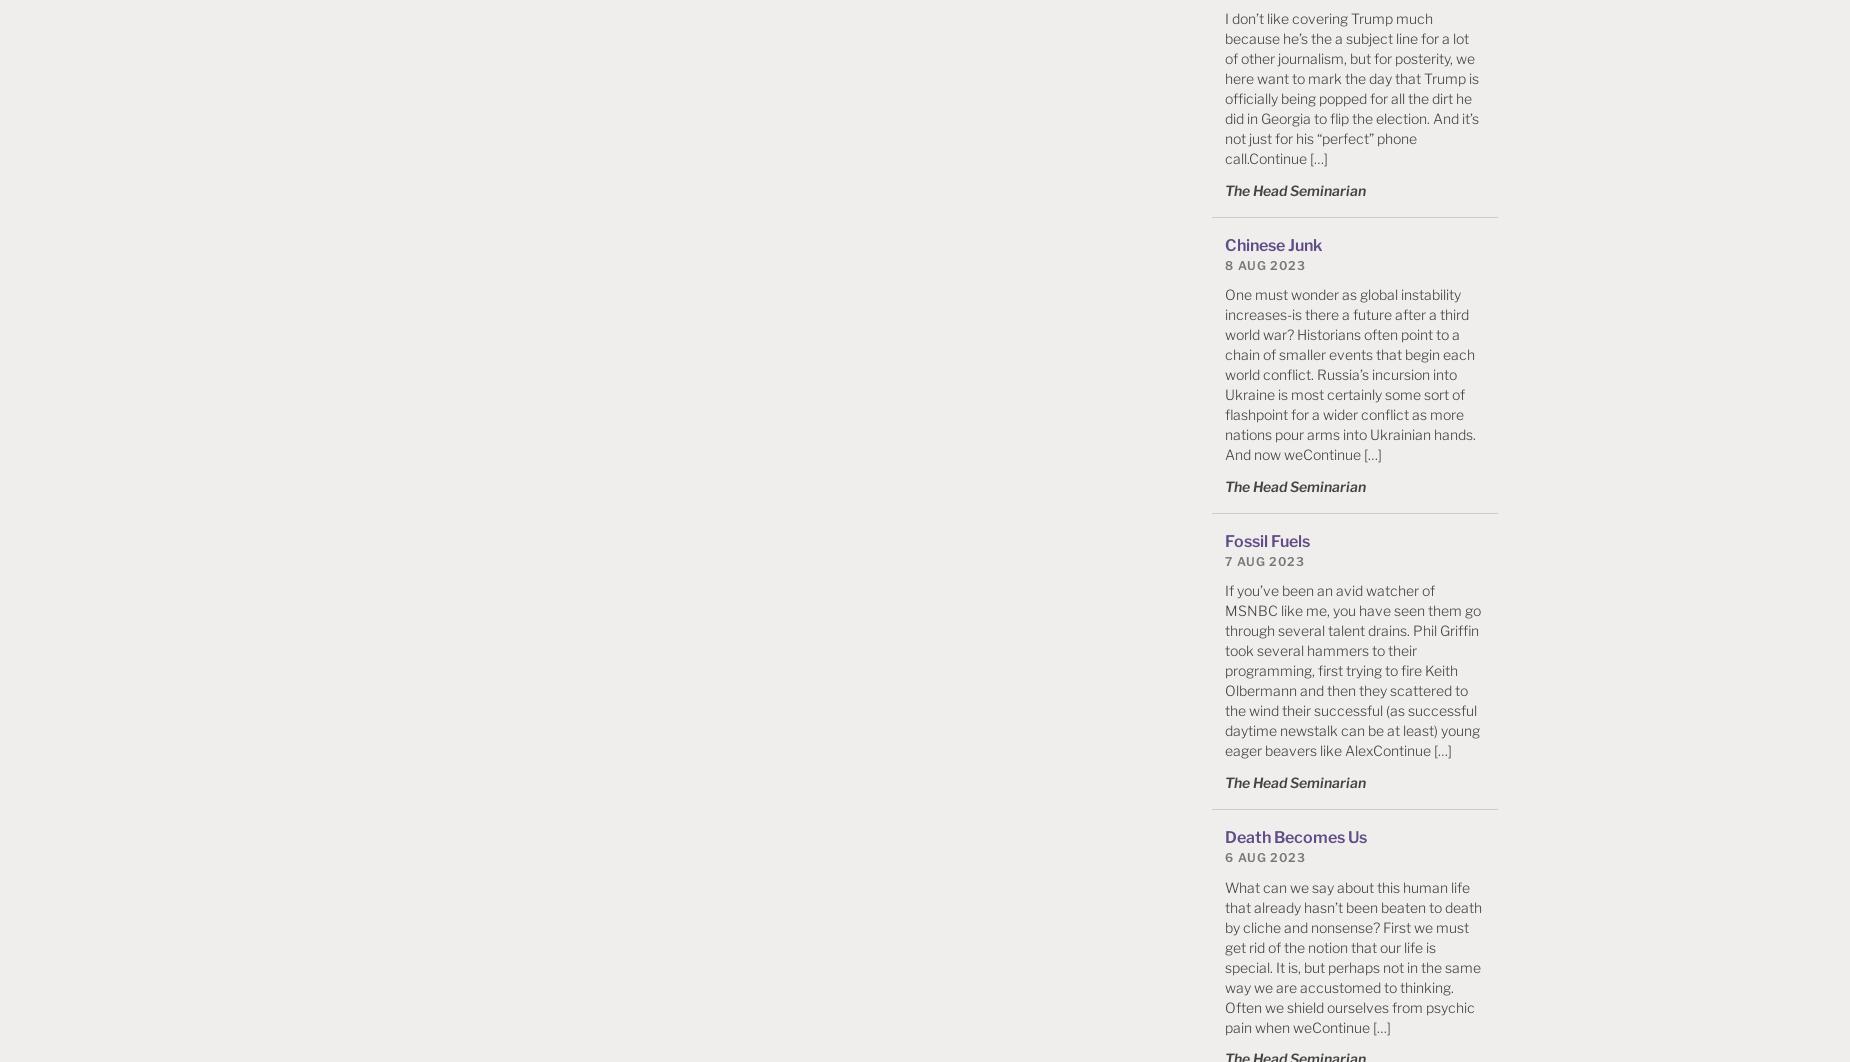 The width and height of the screenshot is (1850, 1062). What do you see at coordinates (1264, 264) in the screenshot?
I see `'8 Aug 2023'` at bounding box center [1264, 264].